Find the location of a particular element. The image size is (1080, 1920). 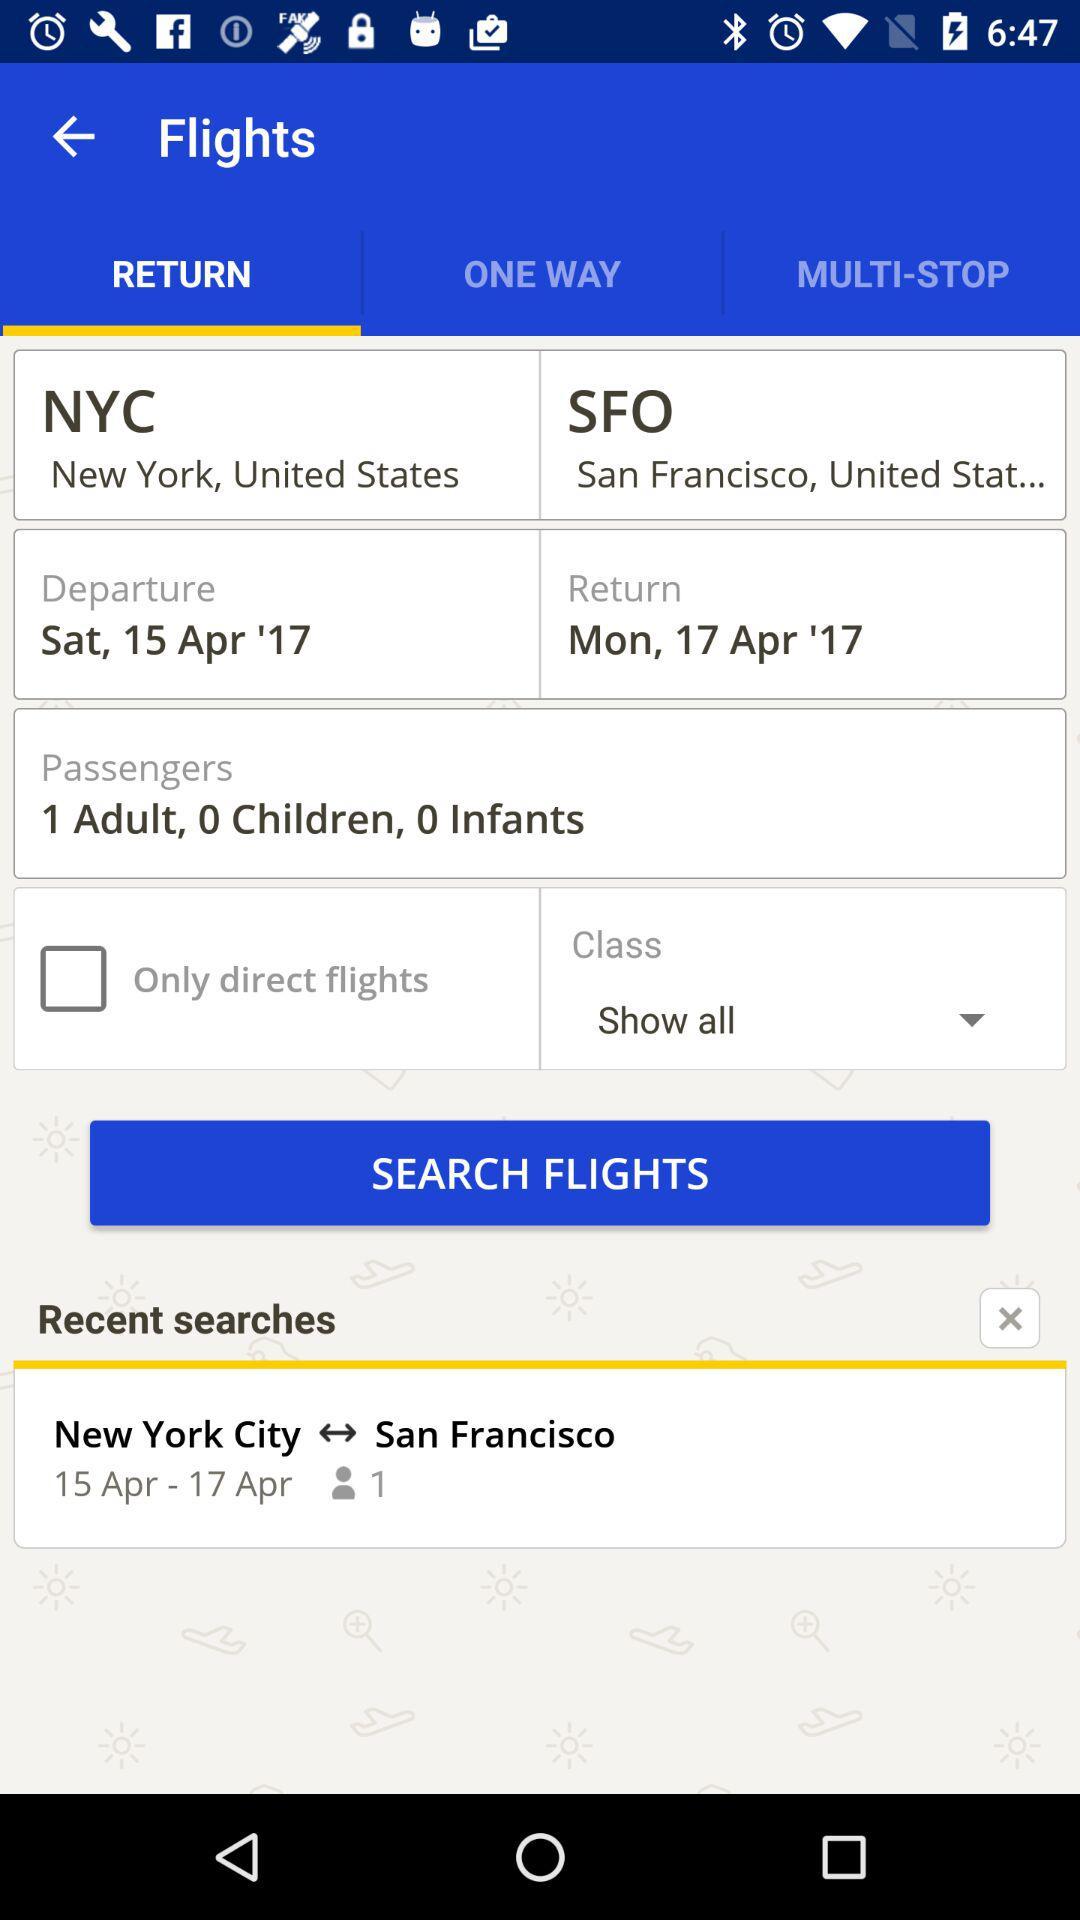

recent searches is located at coordinates (1009, 1318).